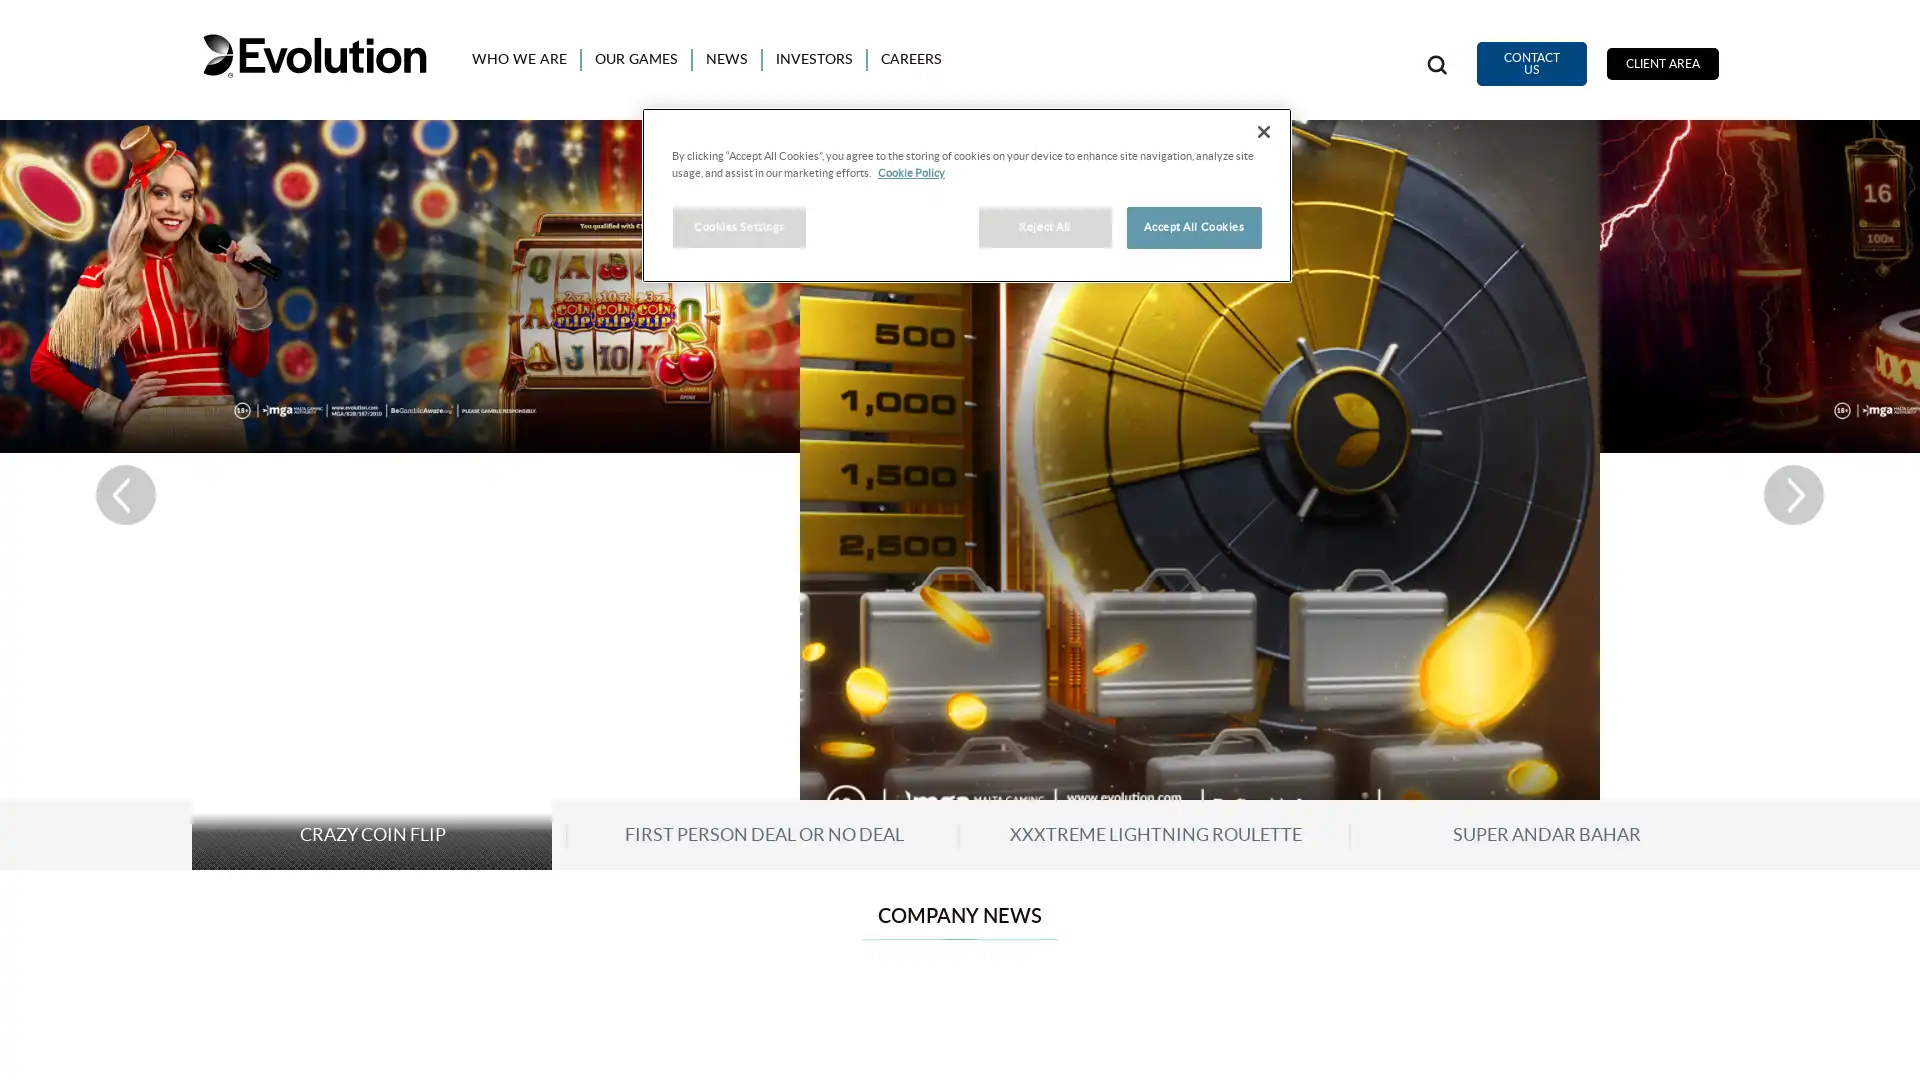 This screenshot has width=1920, height=1080. Describe the element at coordinates (1194, 226) in the screenshot. I see `Accept All Cookies` at that location.